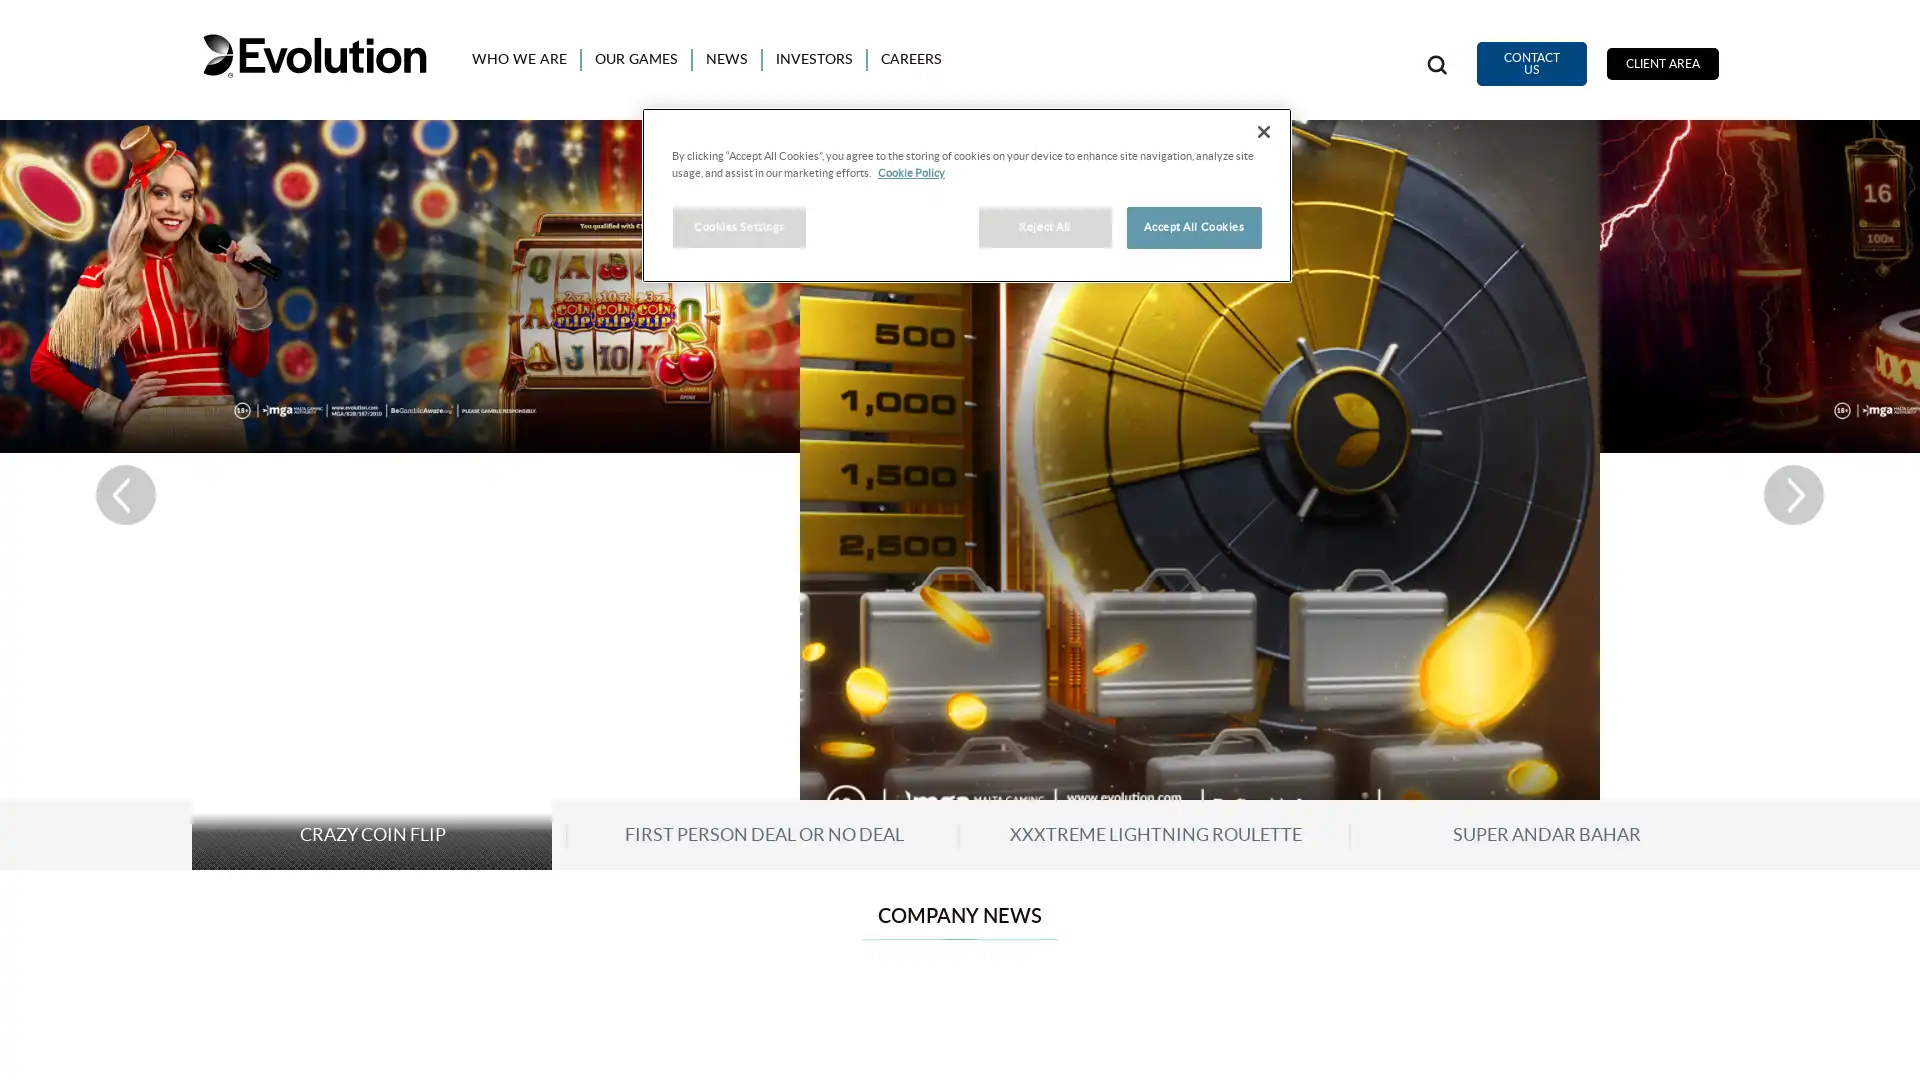 This screenshot has width=1920, height=1080. Describe the element at coordinates (1194, 226) in the screenshot. I see `Accept All Cookies` at that location.